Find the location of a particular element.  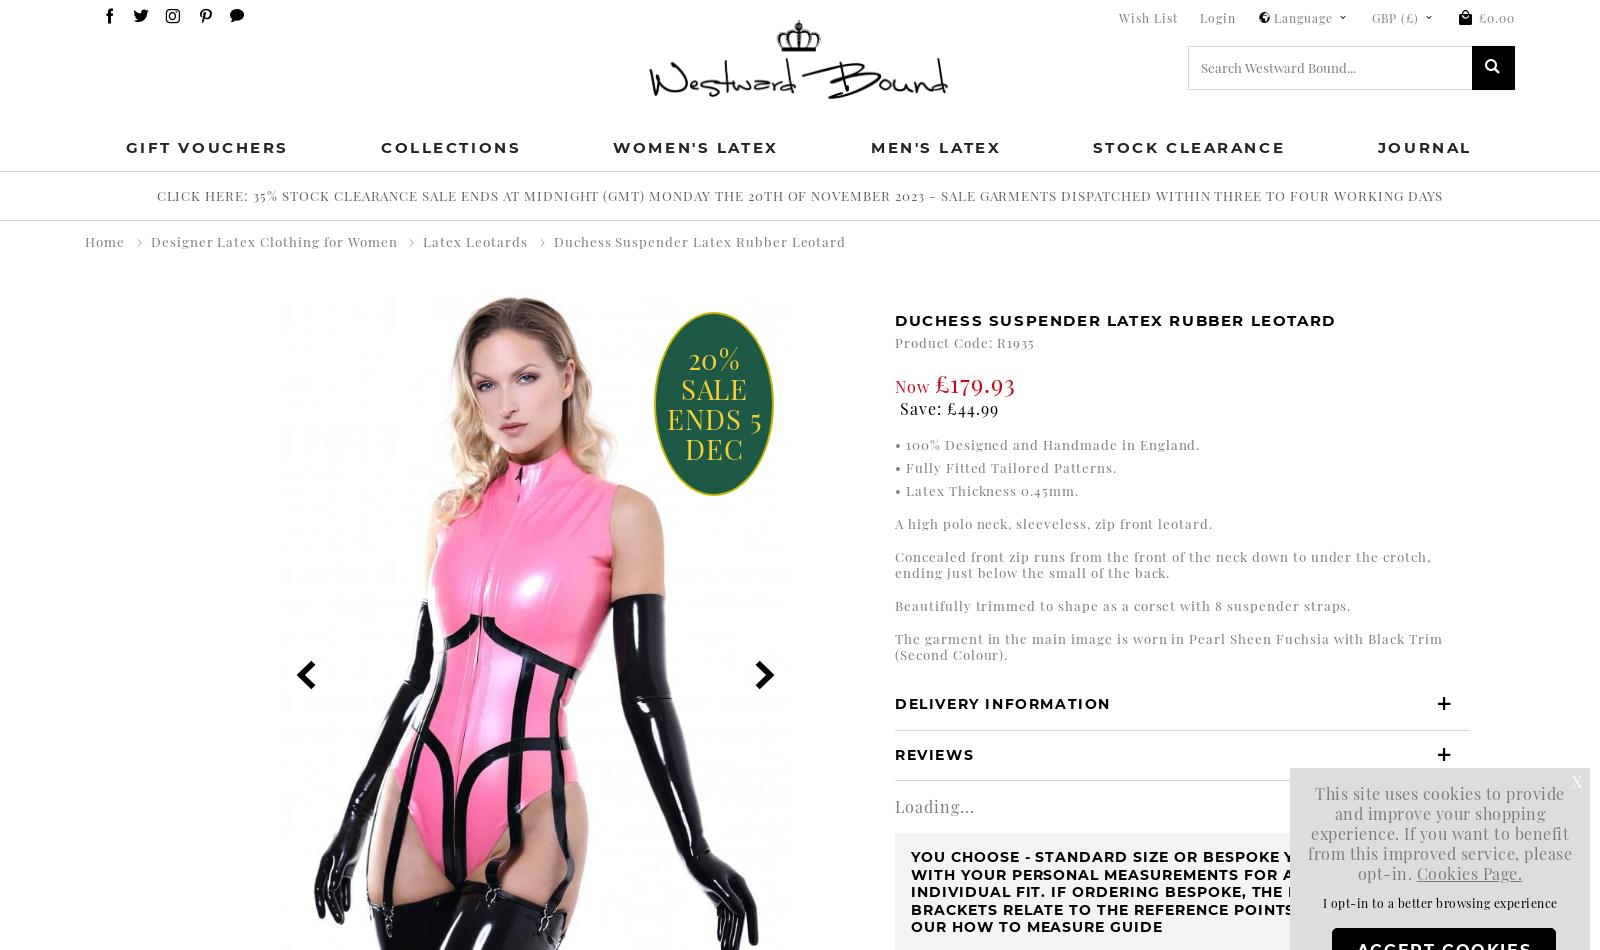

'Latex Corsets and Kilts' is located at coordinates (280, 291).